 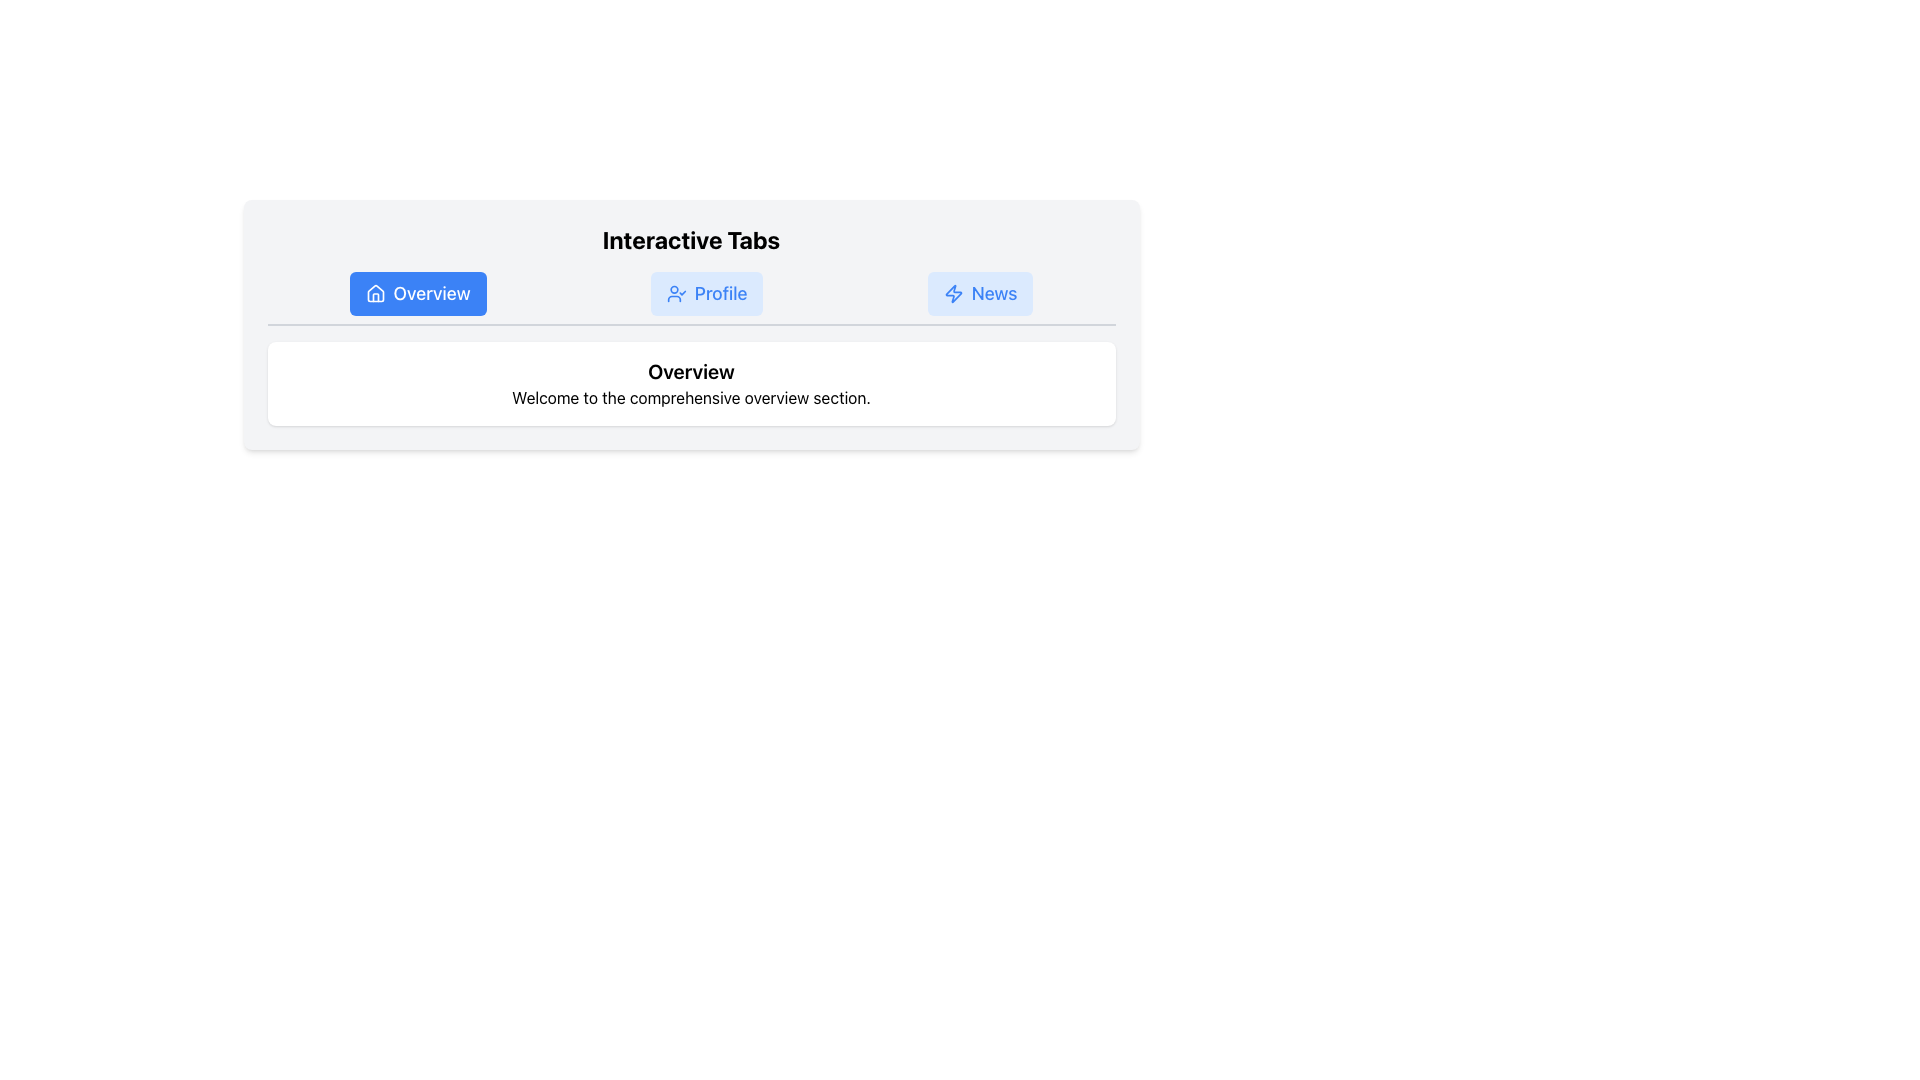 I want to click on the decorative icon representing the 'Overview' section, located at the center-left of the blue 'Overview' button on the tab navigation bar, so click(x=375, y=293).